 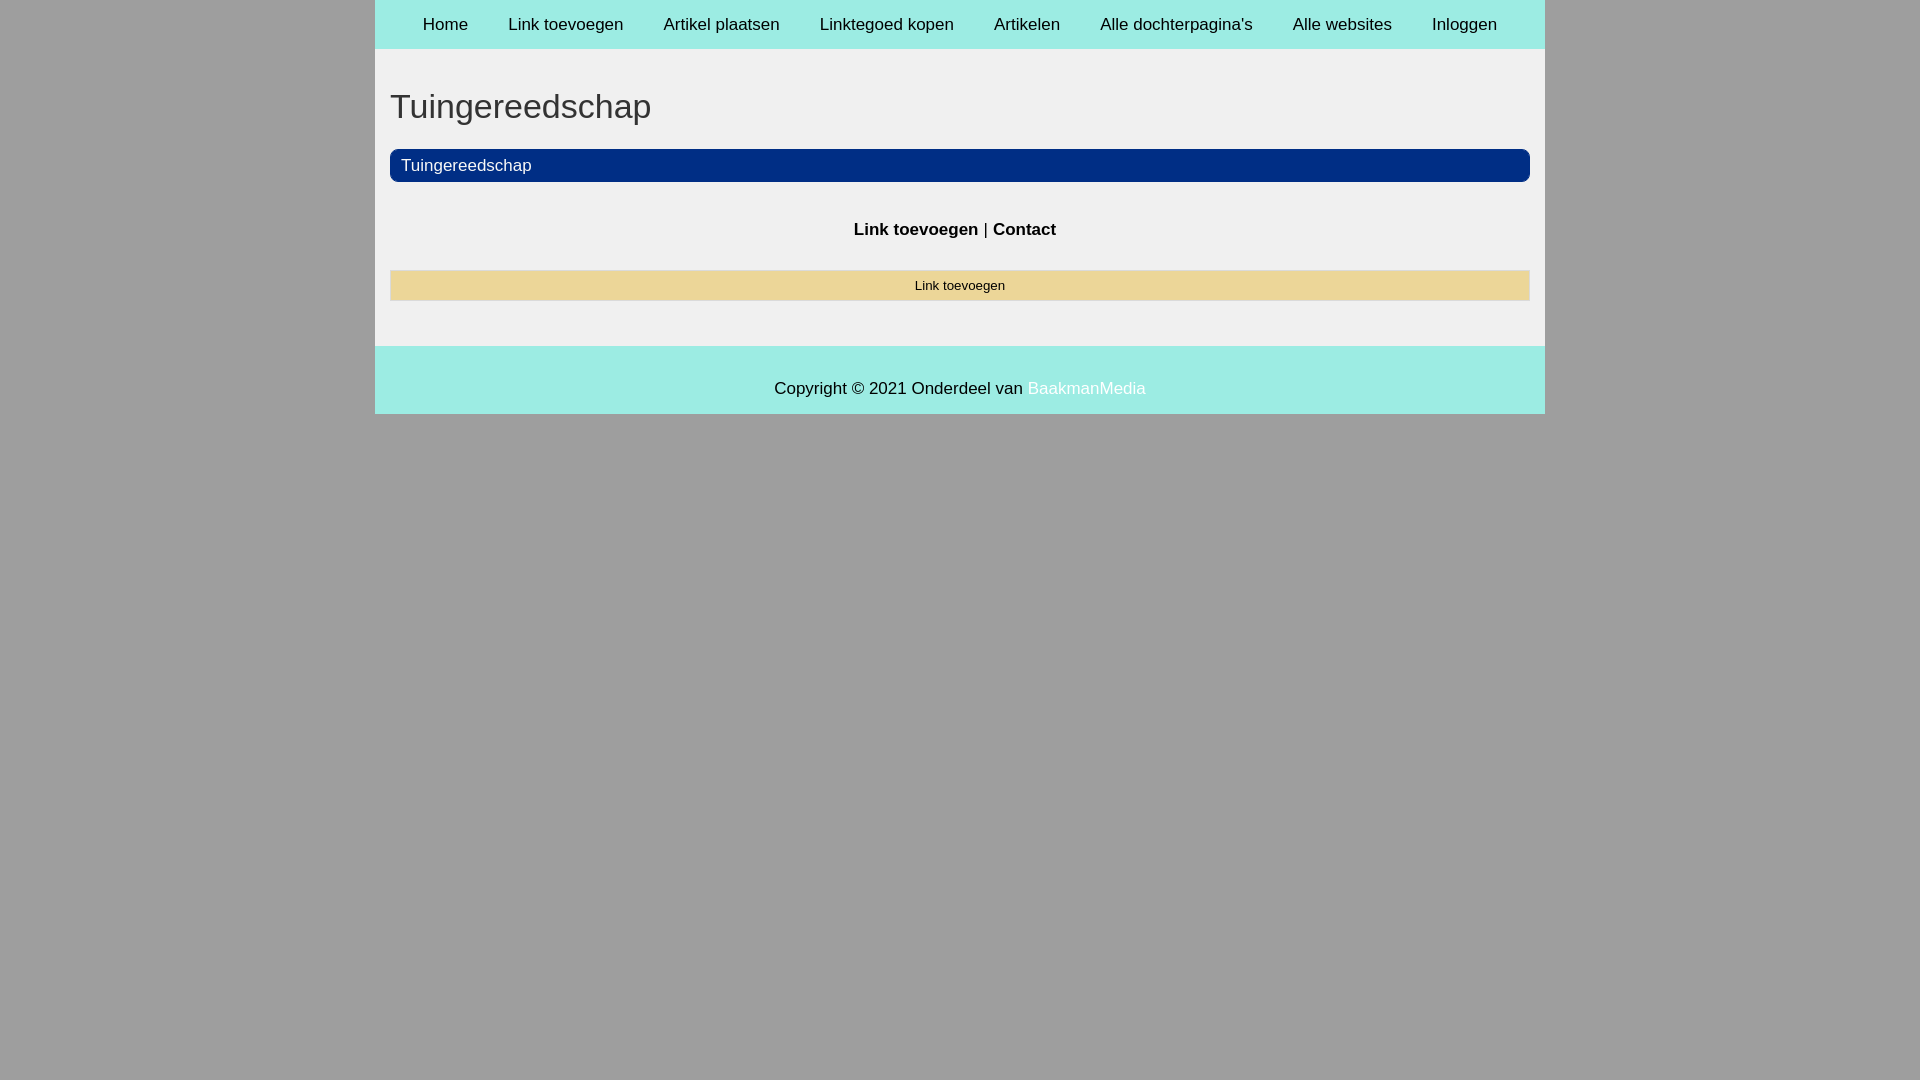 What do you see at coordinates (1024, 228) in the screenshot?
I see `'Contact'` at bounding box center [1024, 228].